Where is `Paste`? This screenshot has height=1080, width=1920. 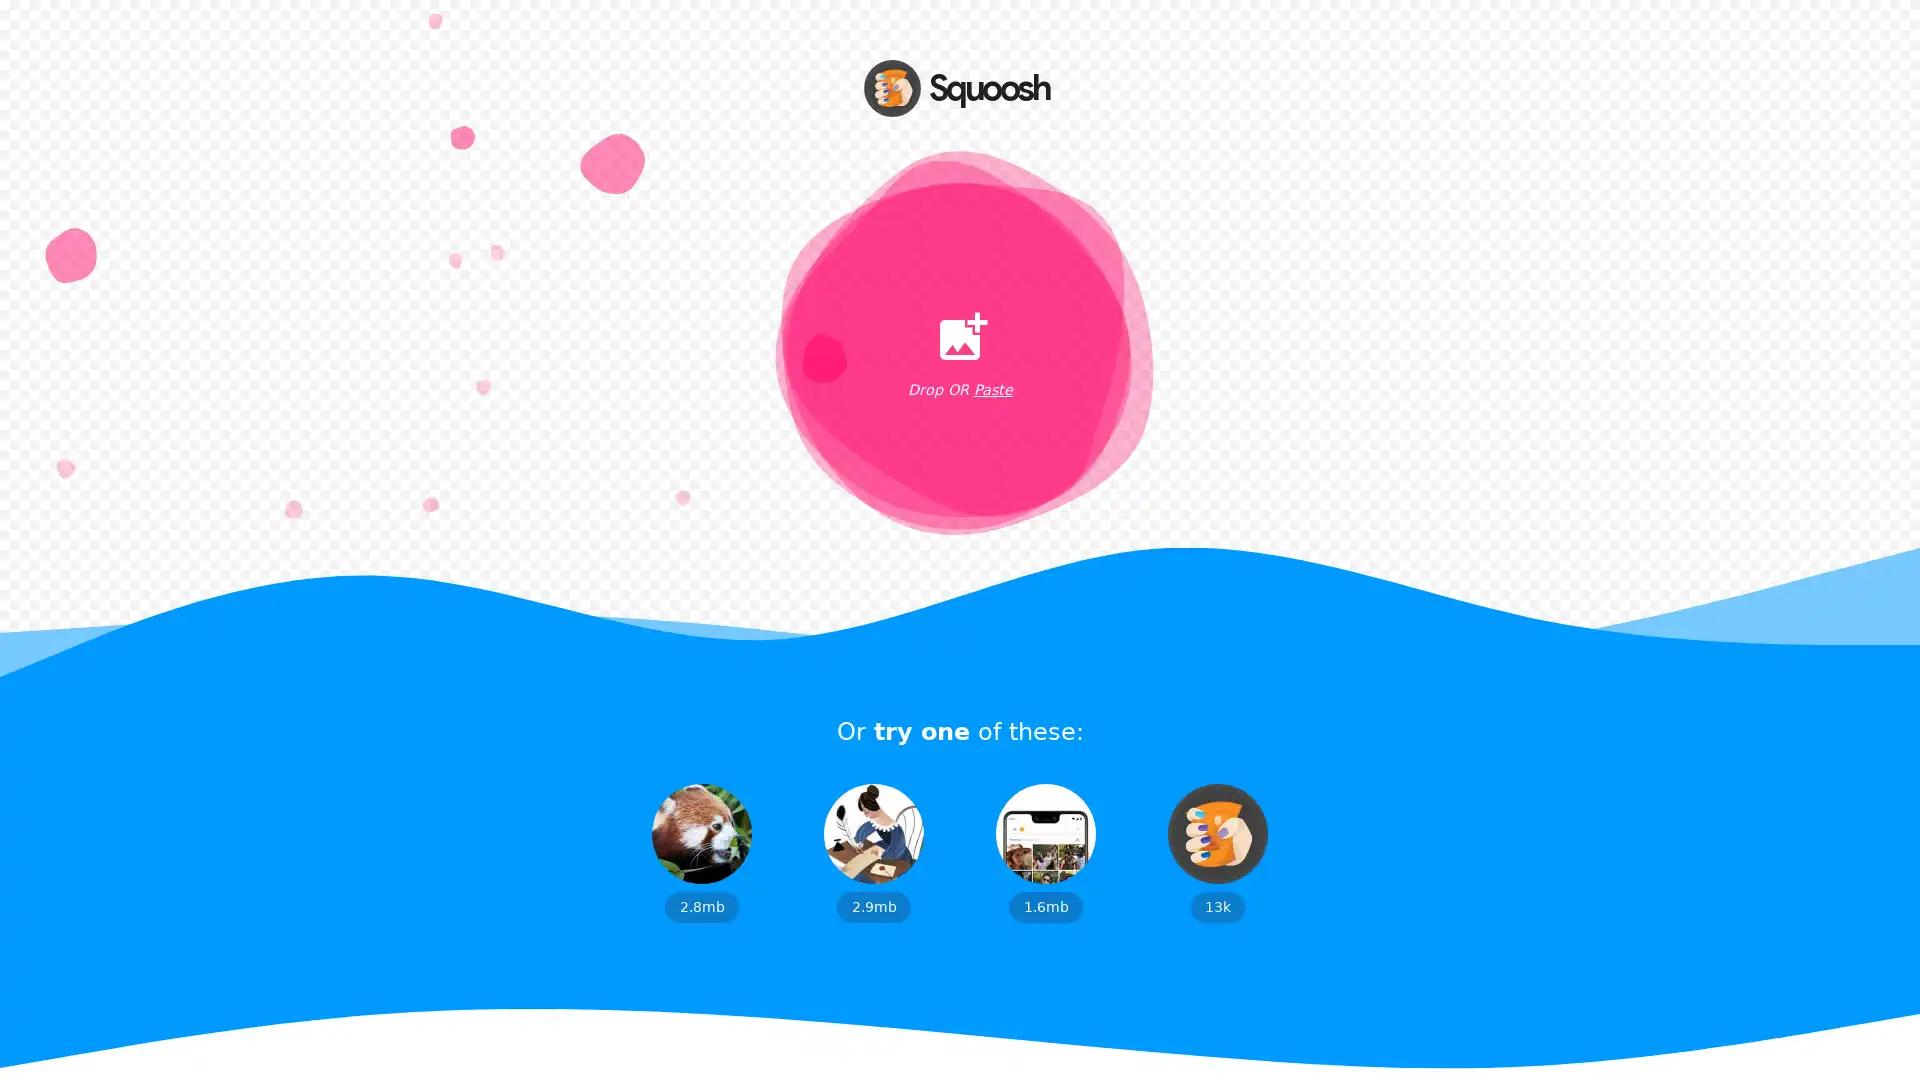 Paste is located at coordinates (992, 390).